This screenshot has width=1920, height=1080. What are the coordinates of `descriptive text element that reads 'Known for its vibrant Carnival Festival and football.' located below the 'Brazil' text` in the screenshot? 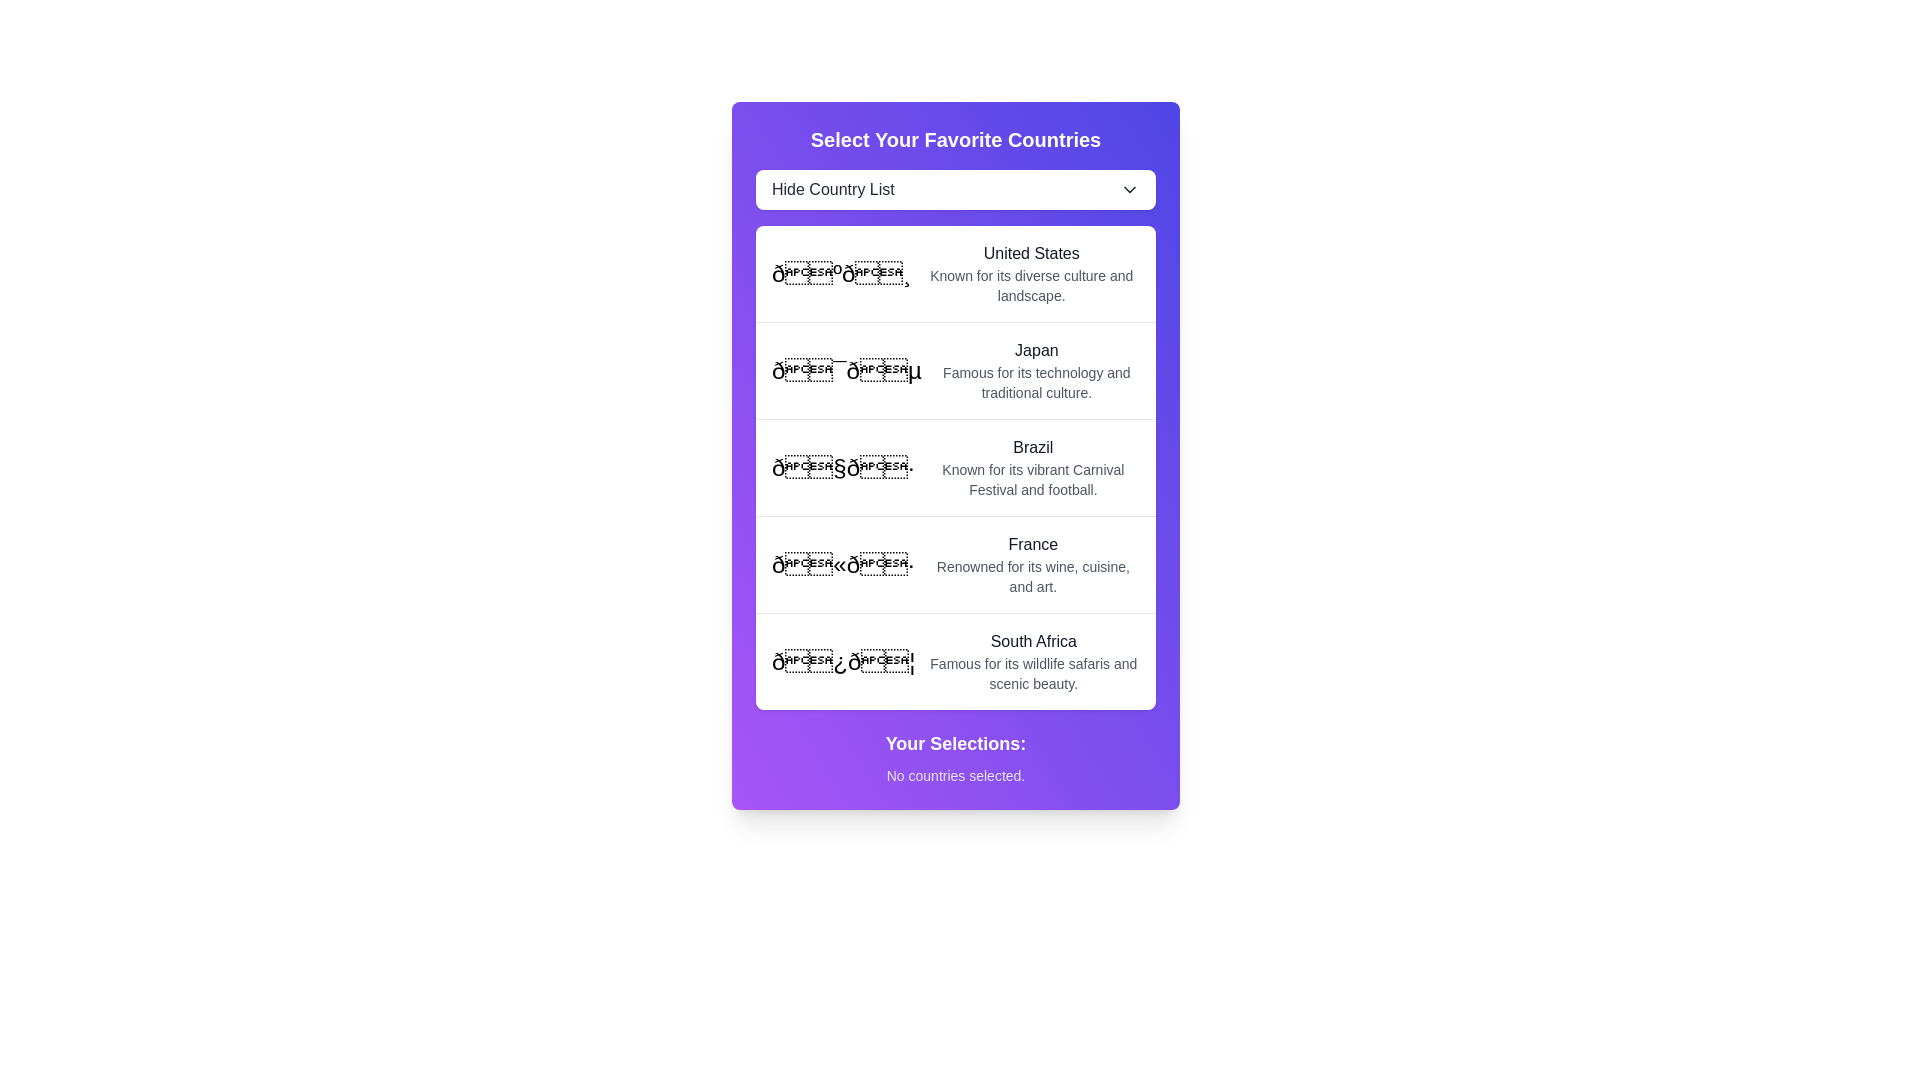 It's located at (1033, 479).